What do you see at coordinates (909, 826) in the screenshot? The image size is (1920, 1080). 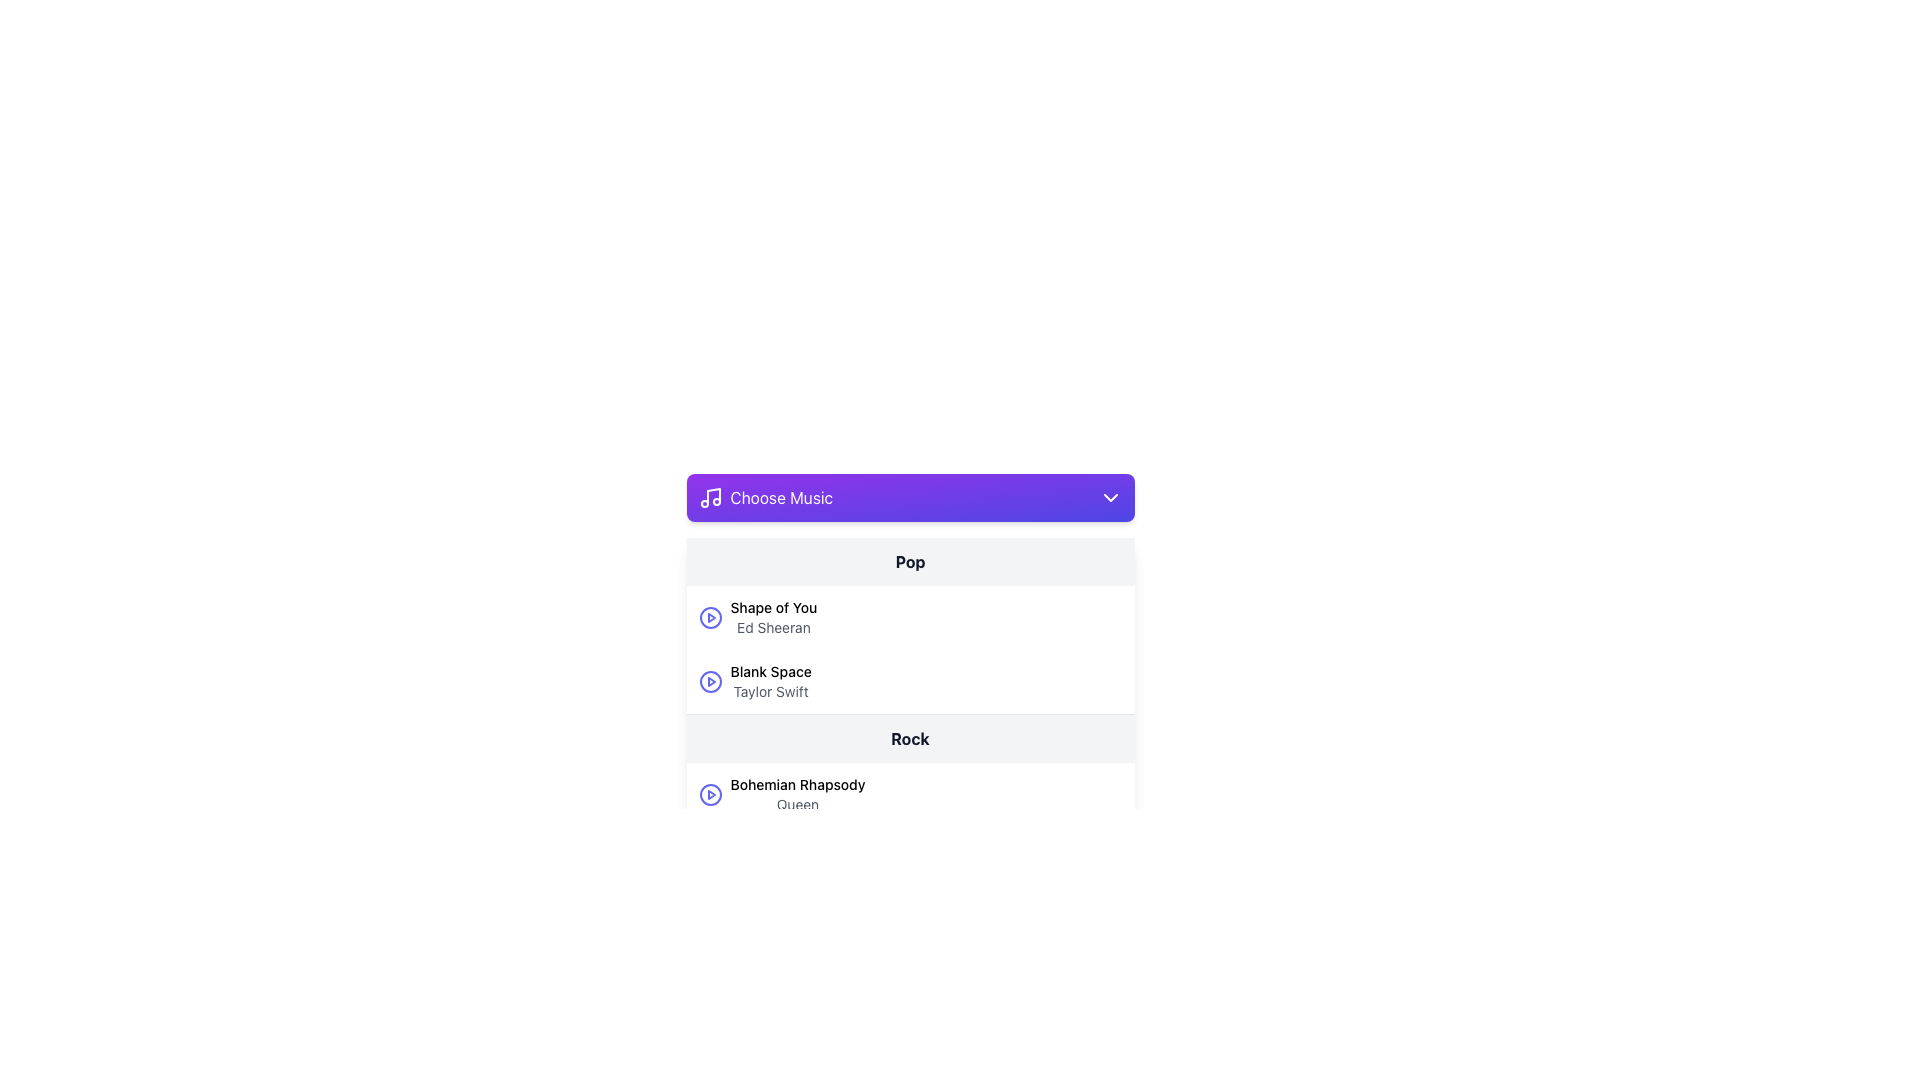 I see `on the first listed item under the 'Rock' section` at bounding box center [909, 826].